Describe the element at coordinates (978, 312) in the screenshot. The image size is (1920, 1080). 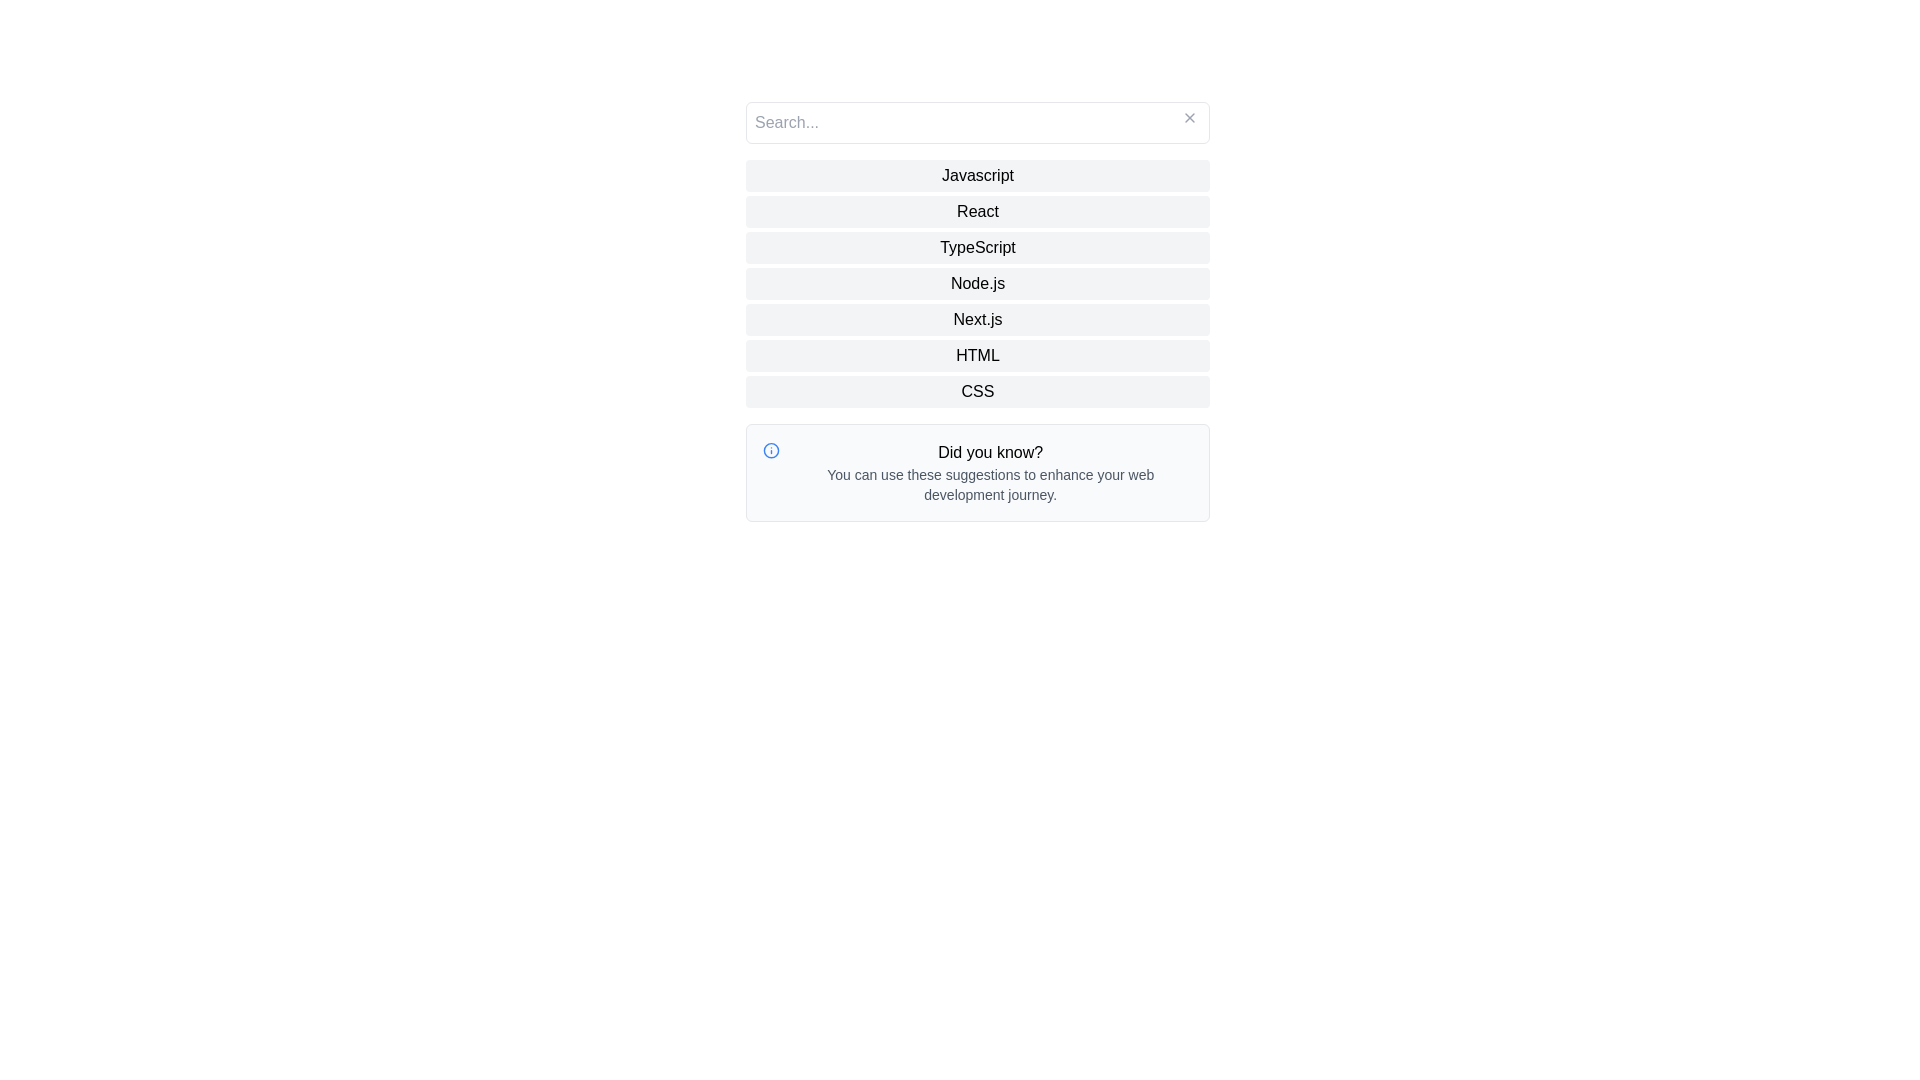
I see `the 'Next.js' button, which is the fifth item in a vertically stacked list` at that location.